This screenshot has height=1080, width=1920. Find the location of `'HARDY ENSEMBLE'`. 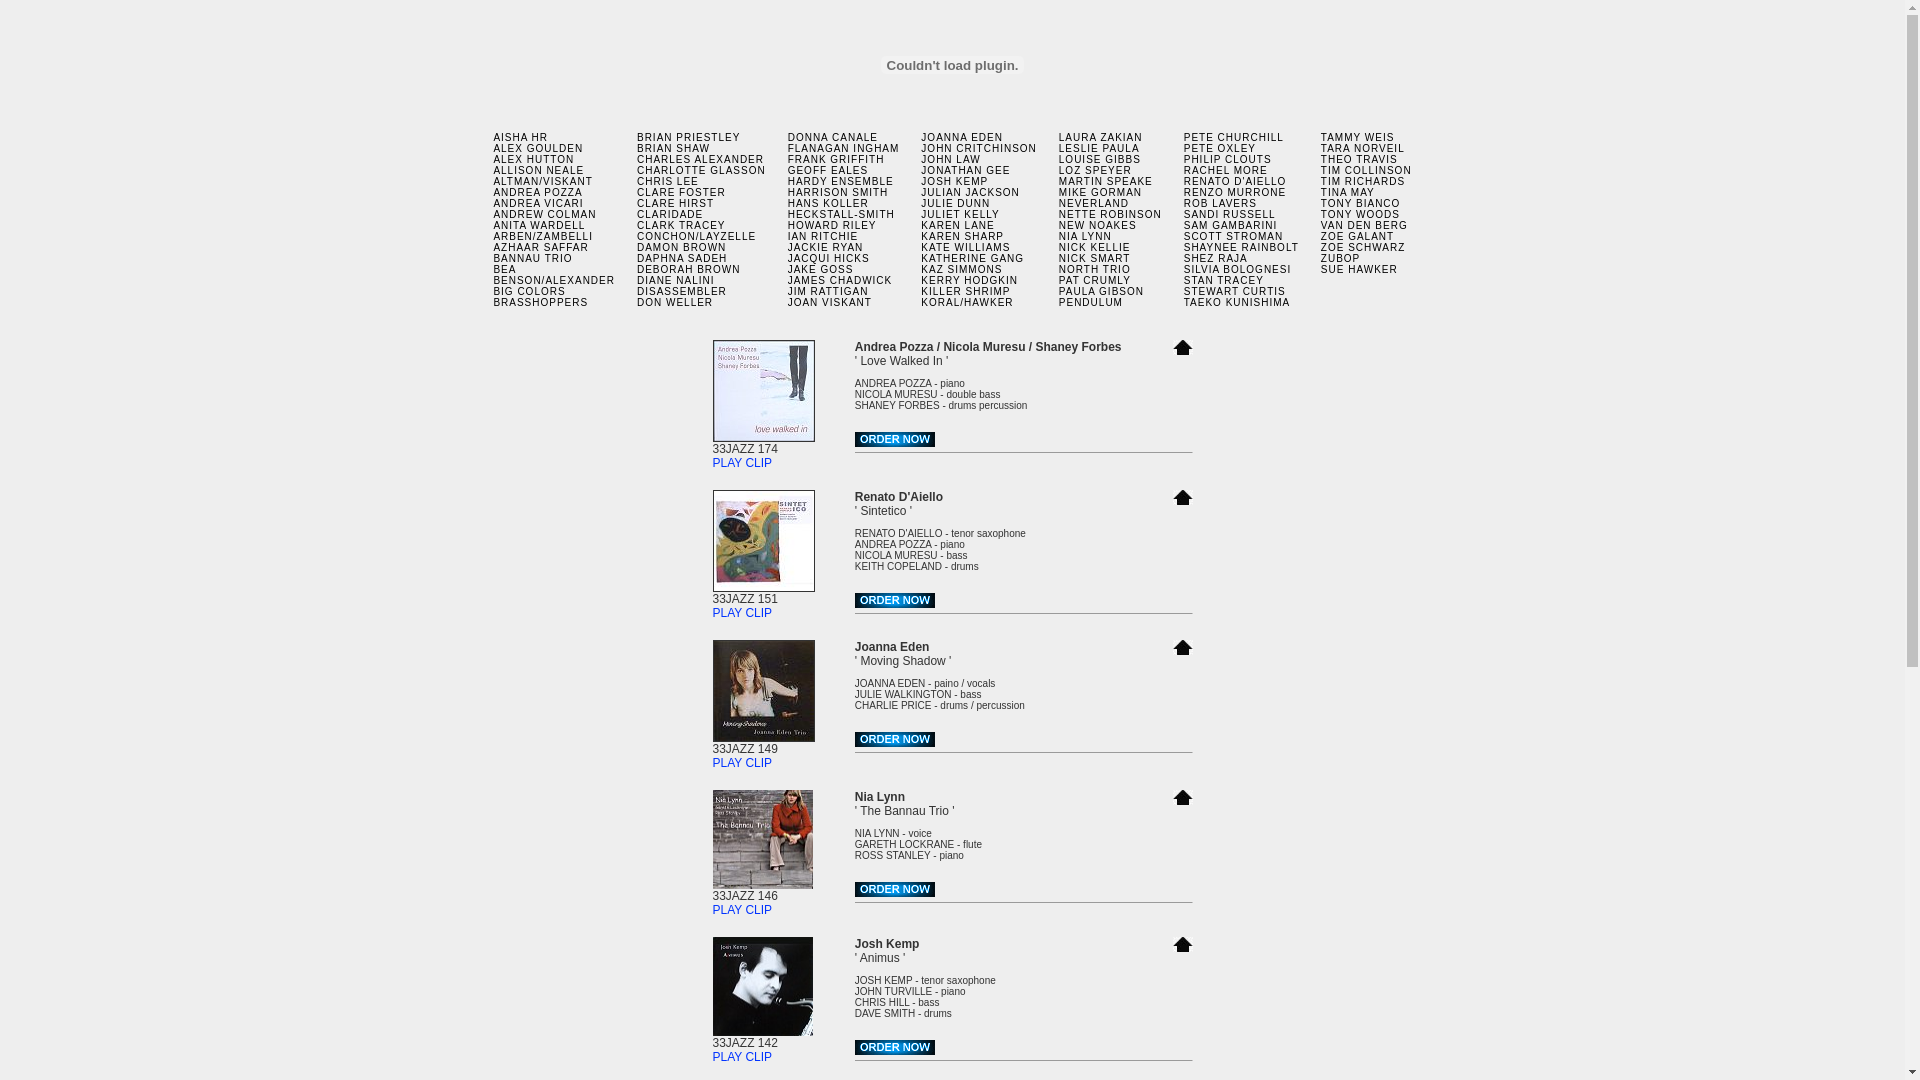

'HARDY ENSEMBLE' is located at coordinates (786, 181).